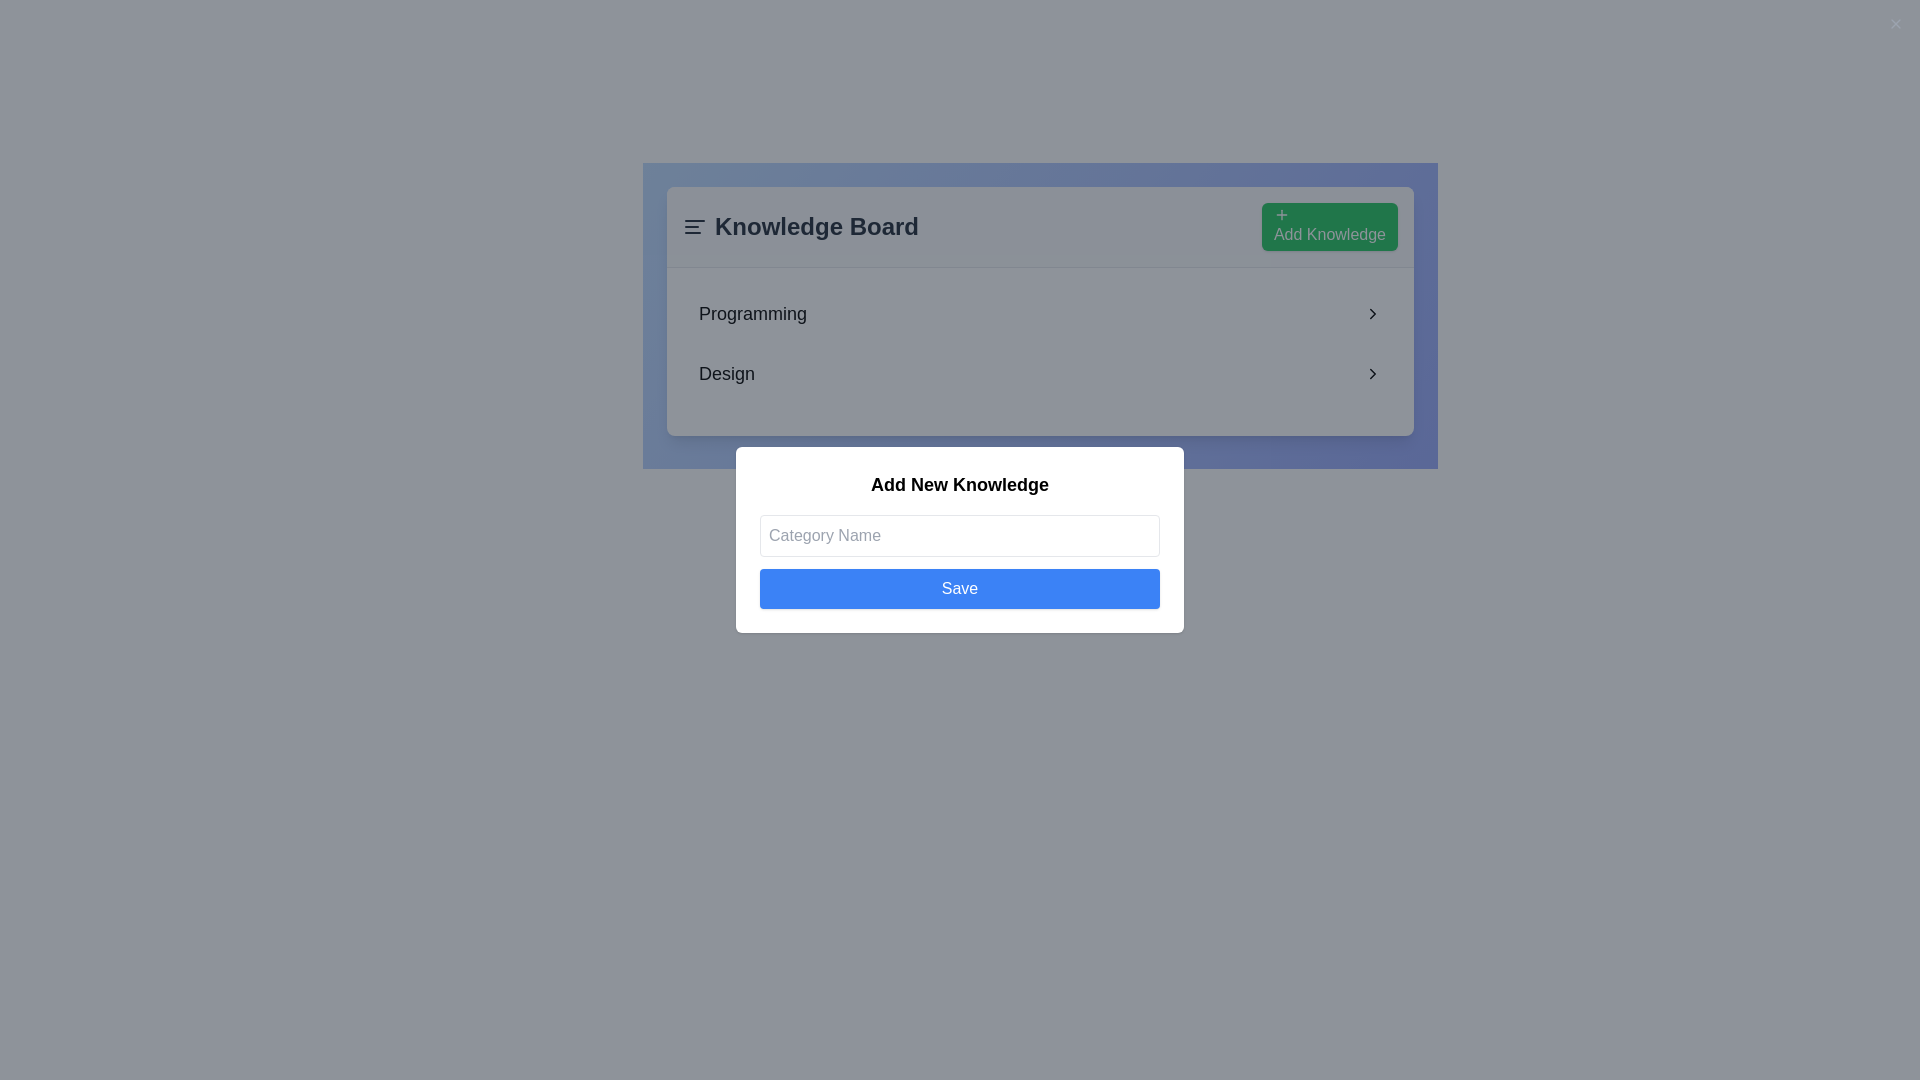 The width and height of the screenshot is (1920, 1080). What do you see at coordinates (1371, 313) in the screenshot?
I see `the rightward chevron icon, which is the navigational control positioned to the right of the text 'Programming' within the 'Knowledge Board' card` at bounding box center [1371, 313].